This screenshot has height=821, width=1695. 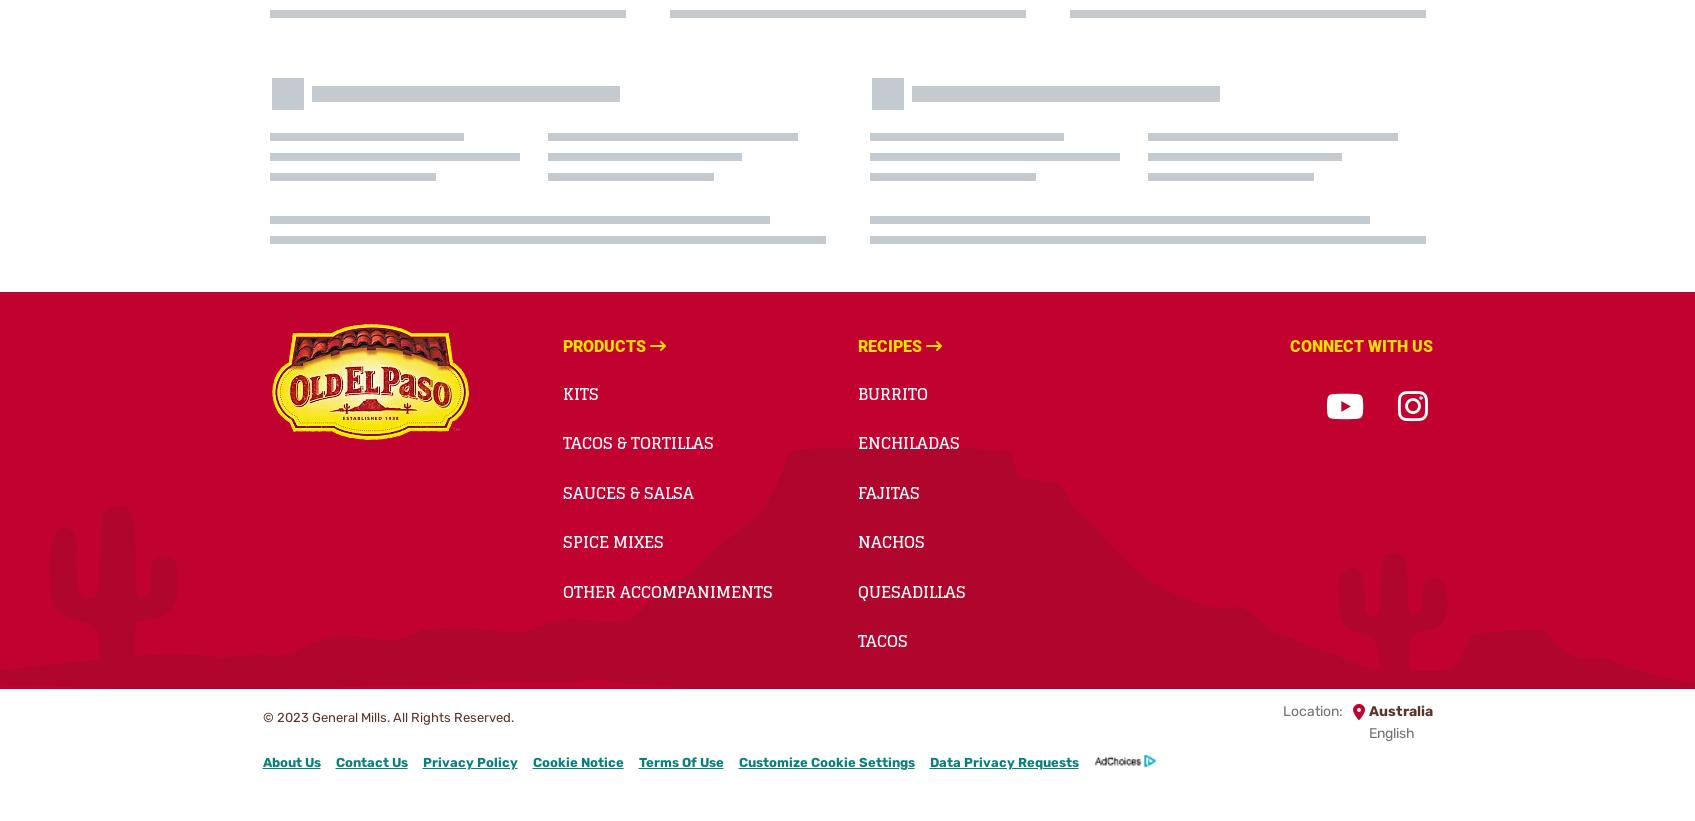 What do you see at coordinates (580, 392) in the screenshot?
I see `'Kits'` at bounding box center [580, 392].